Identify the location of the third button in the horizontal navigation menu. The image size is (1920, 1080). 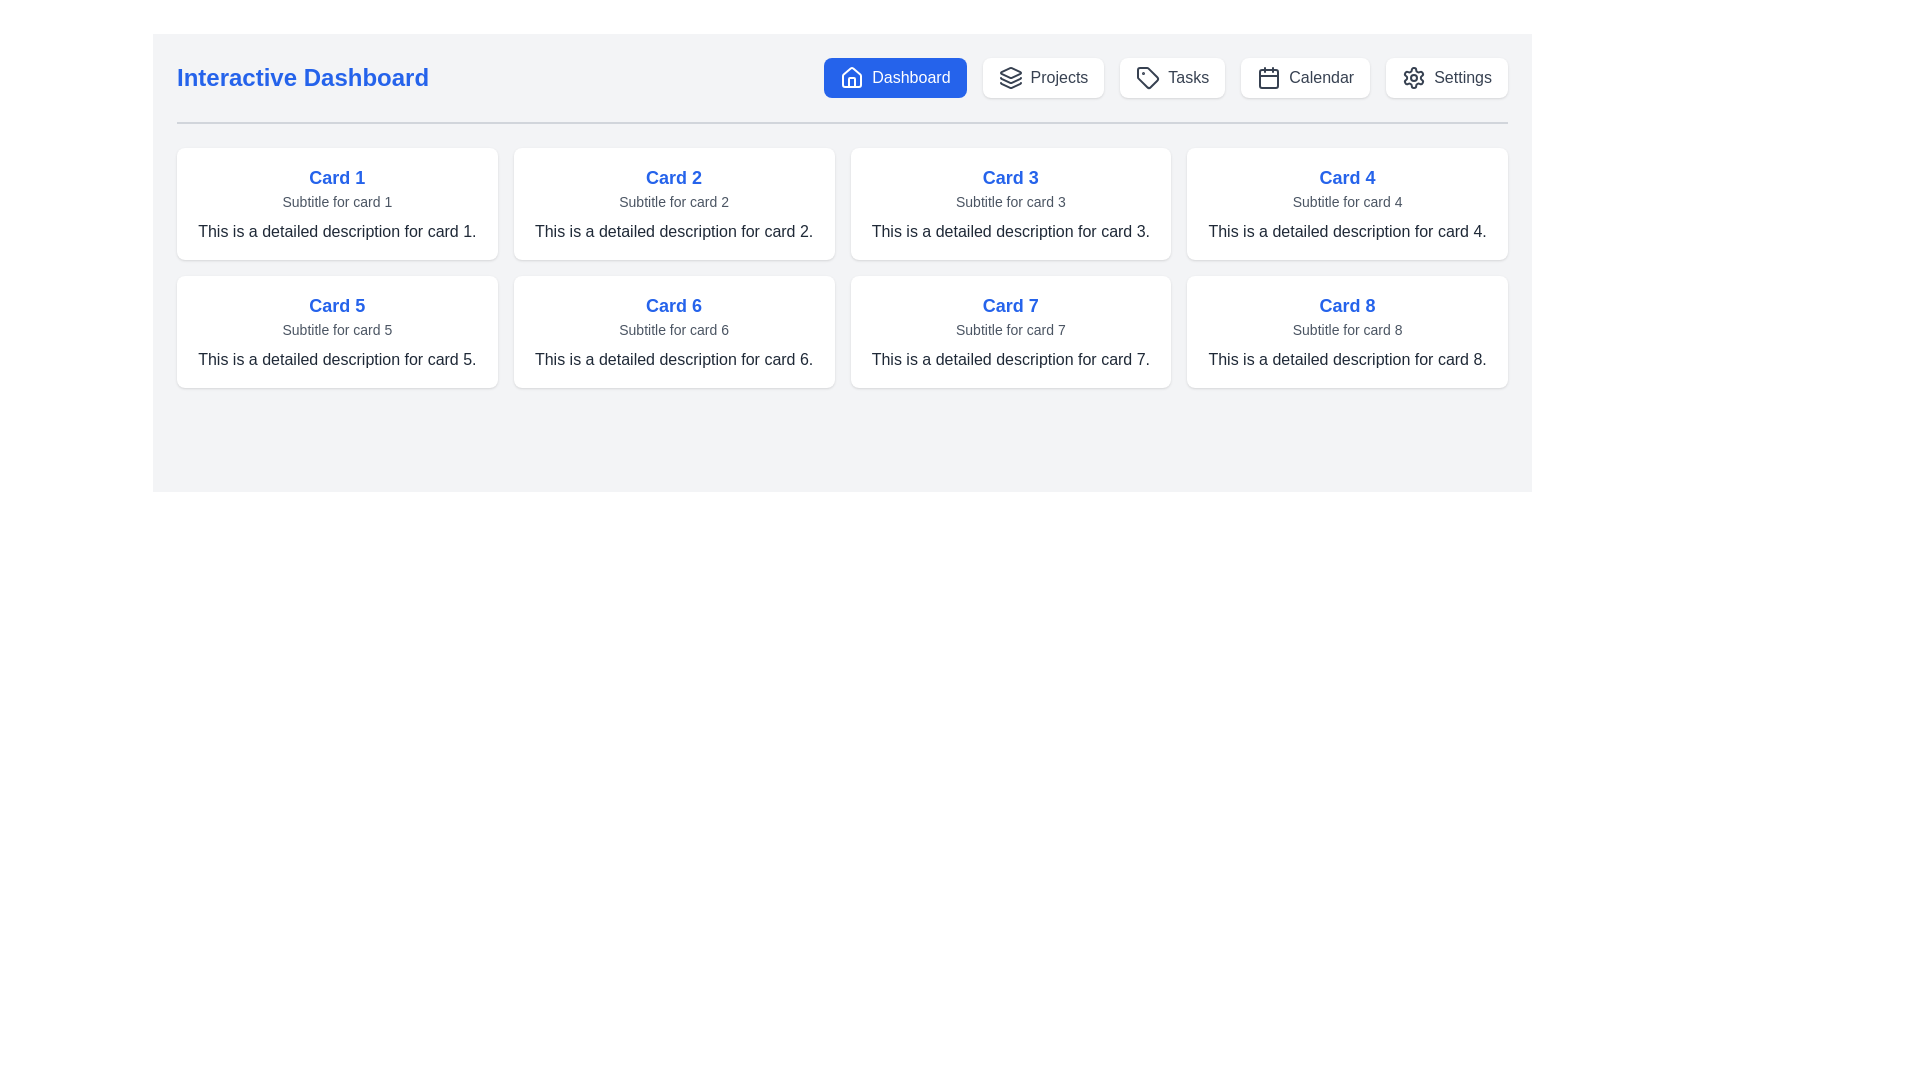
(1172, 76).